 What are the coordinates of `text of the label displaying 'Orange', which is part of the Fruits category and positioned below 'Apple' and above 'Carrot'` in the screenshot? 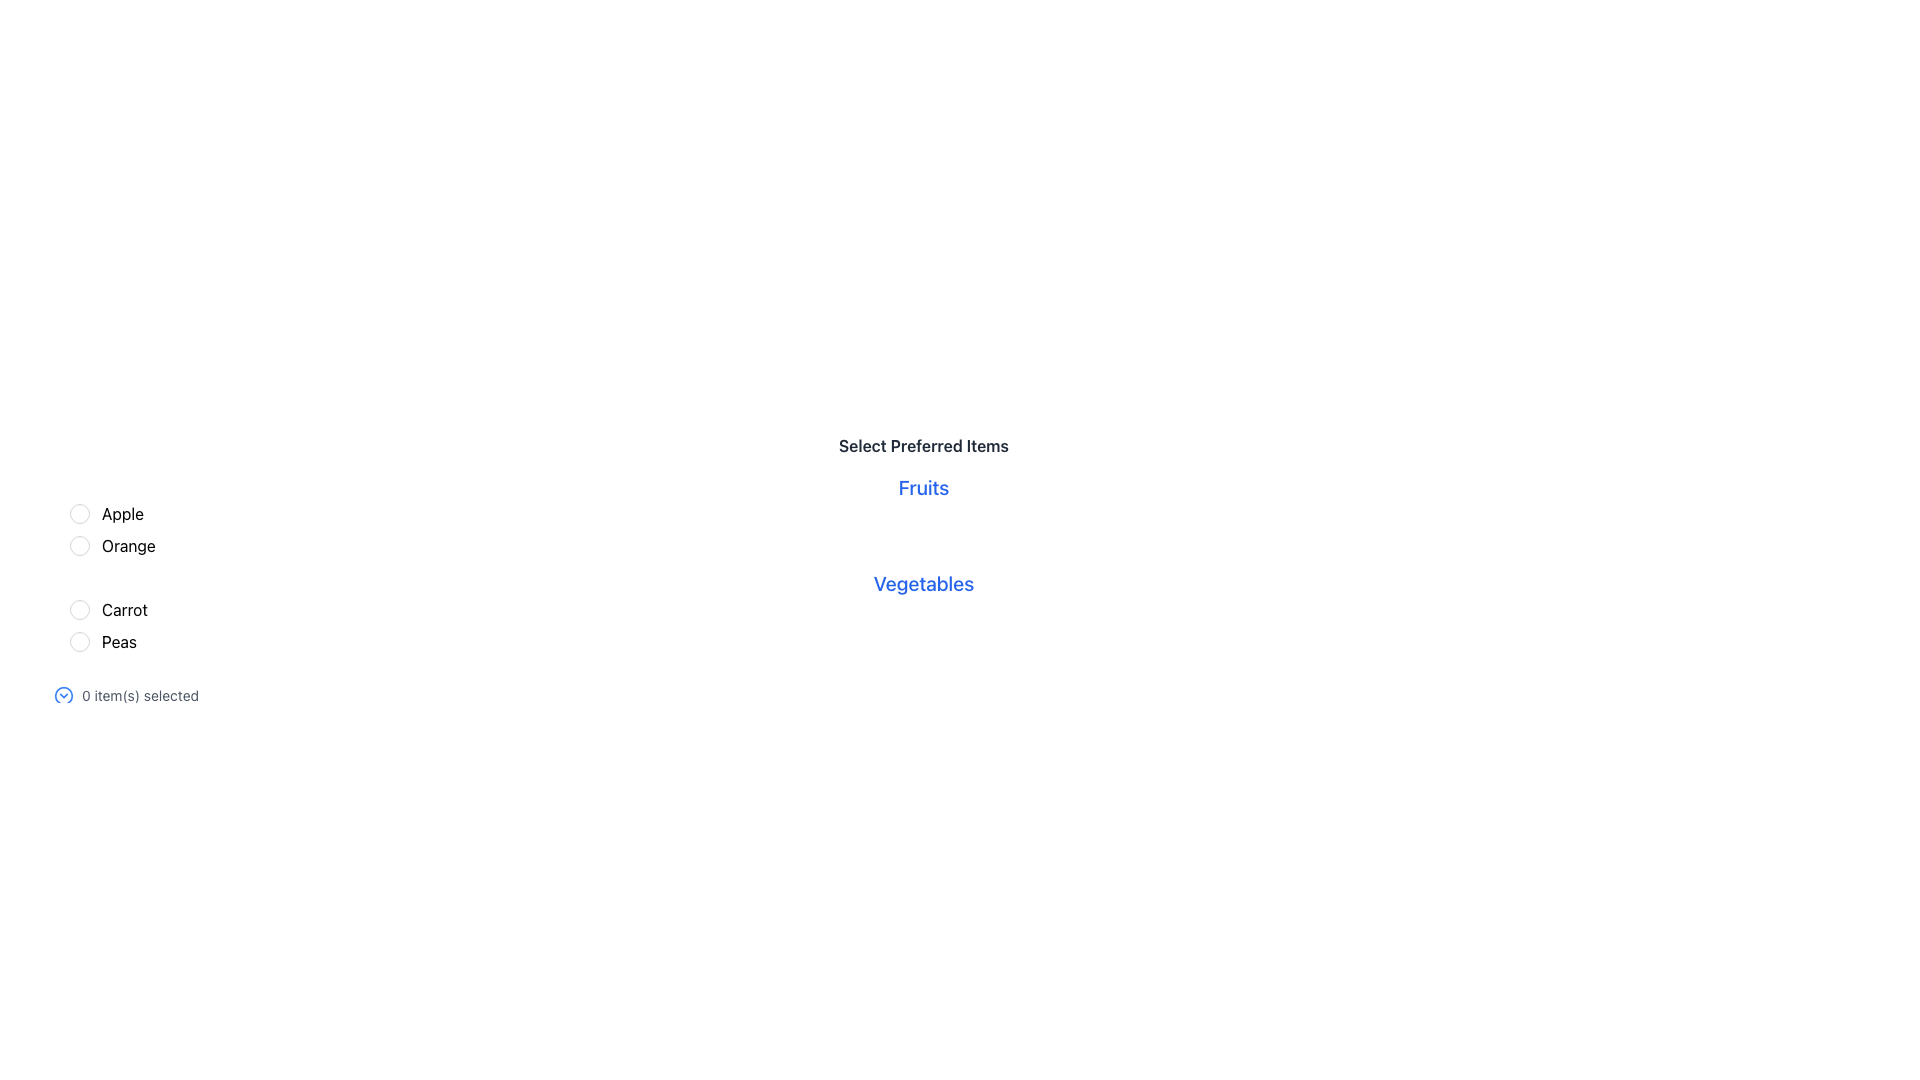 It's located at (127, 546).